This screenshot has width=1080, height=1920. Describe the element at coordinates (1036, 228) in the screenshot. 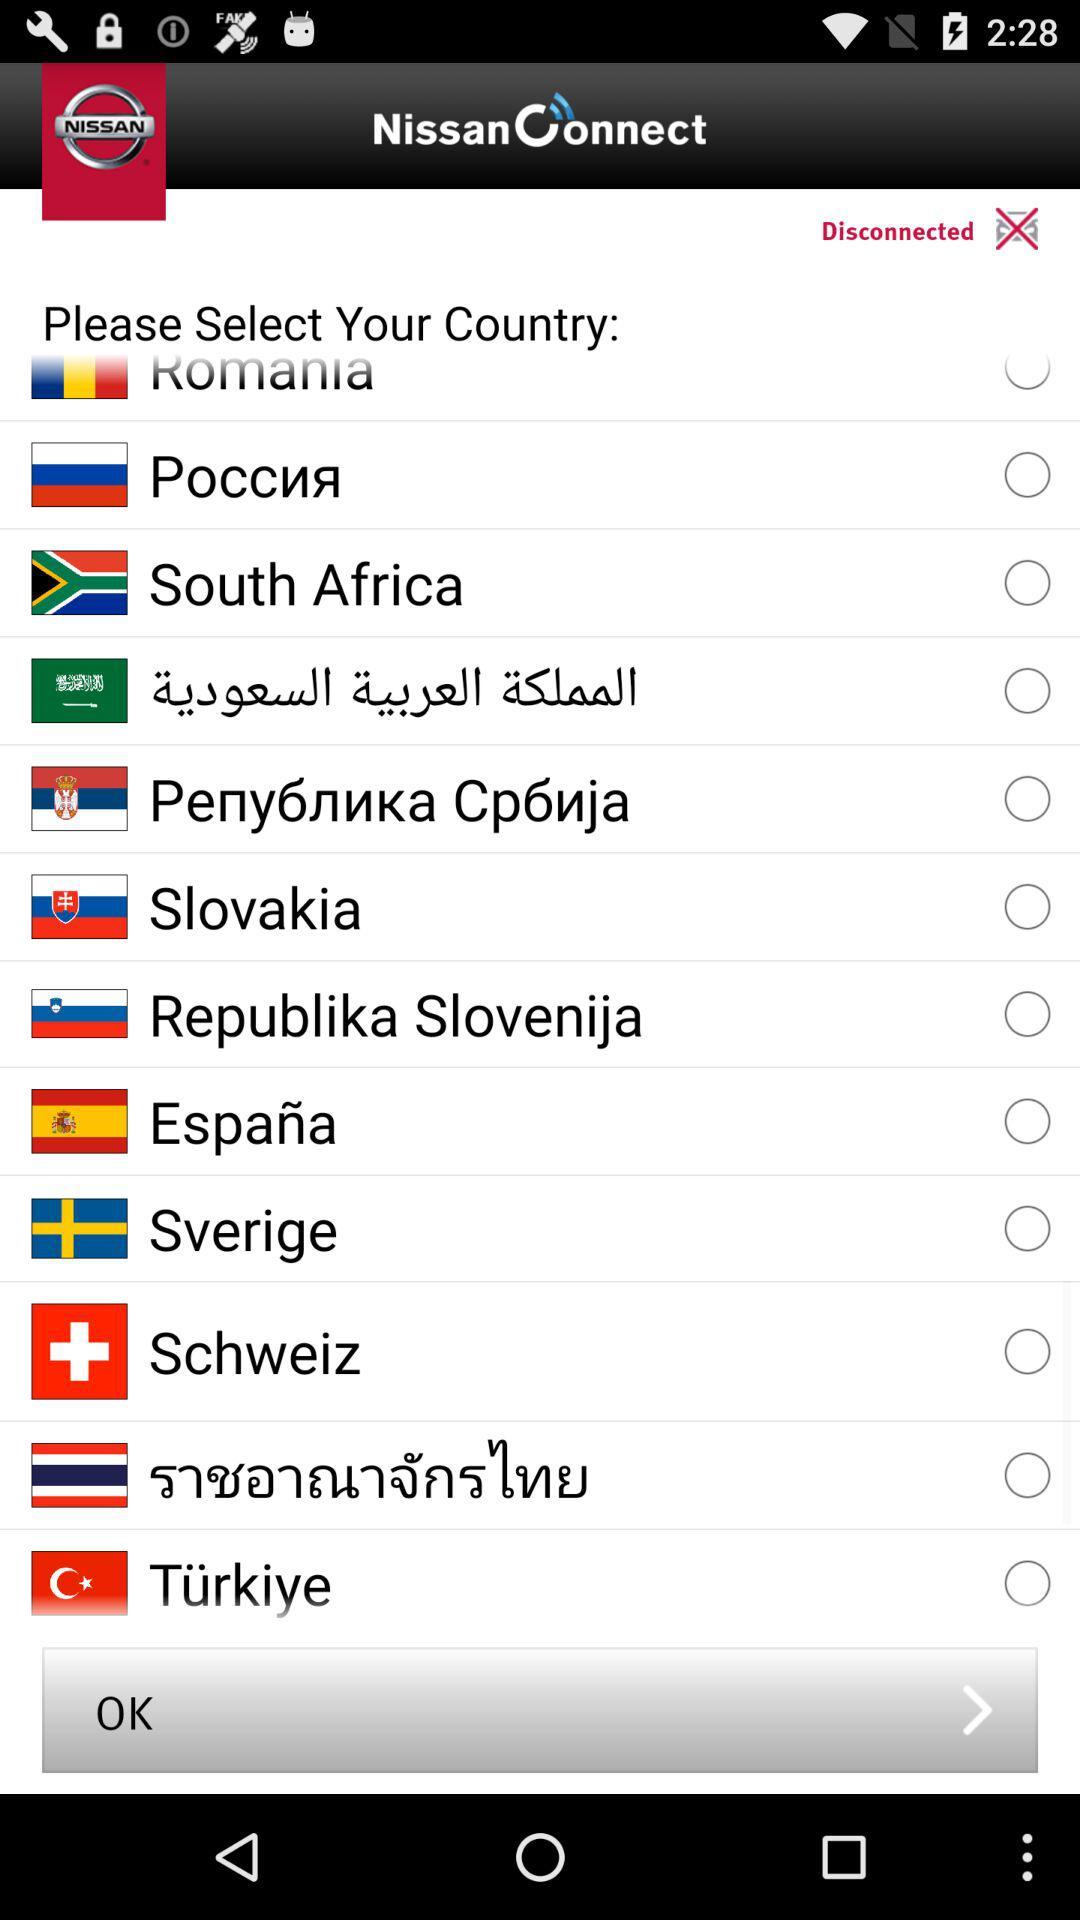

I see `connect to the car` at that location.